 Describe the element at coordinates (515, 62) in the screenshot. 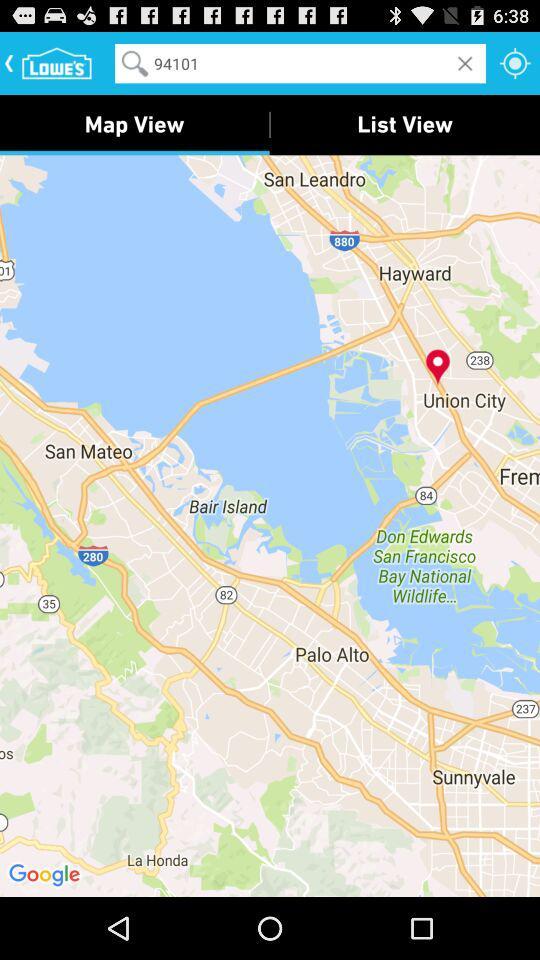

I see `item to the right of 94101 icon` at that location.